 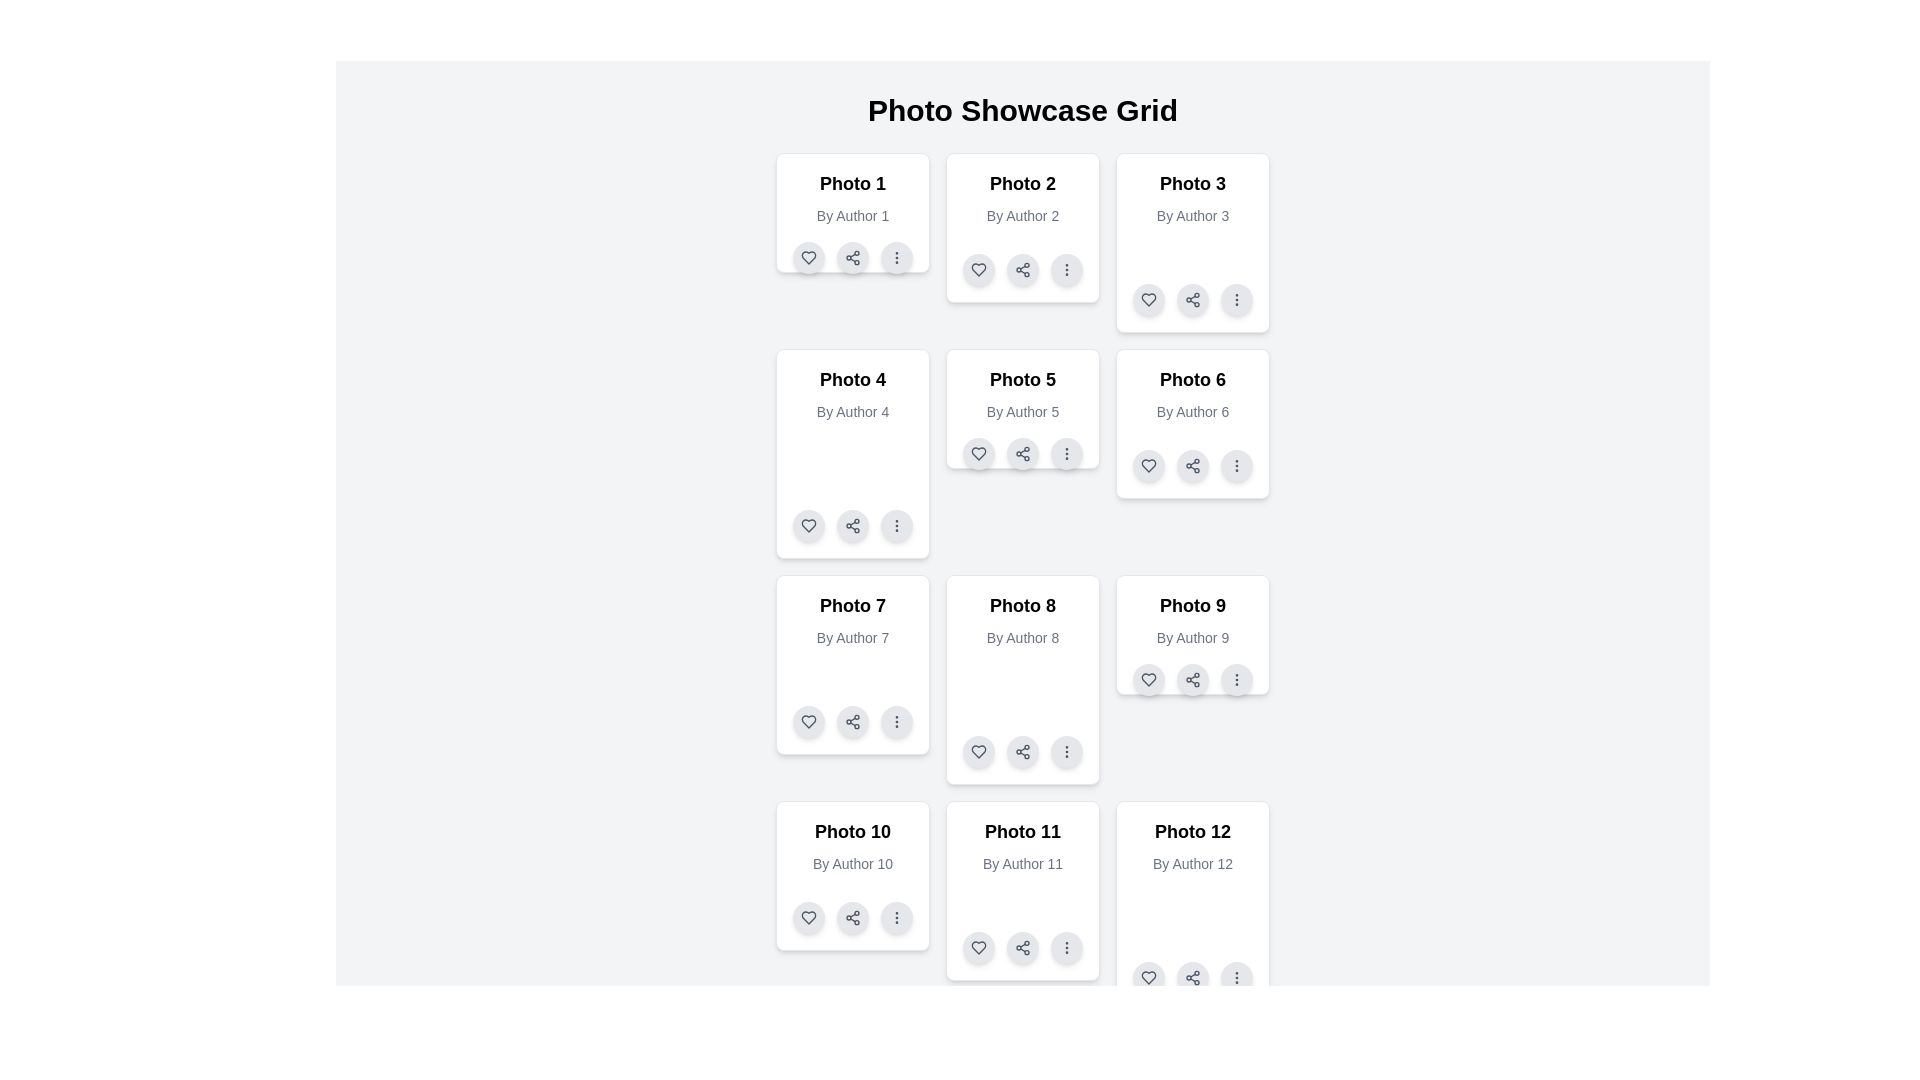 I want to click on the 'like' or 'favorite' button located at the bottom-left corner of the card labeled 'Photo 2 By Author 2', so click(x=979, y=270).